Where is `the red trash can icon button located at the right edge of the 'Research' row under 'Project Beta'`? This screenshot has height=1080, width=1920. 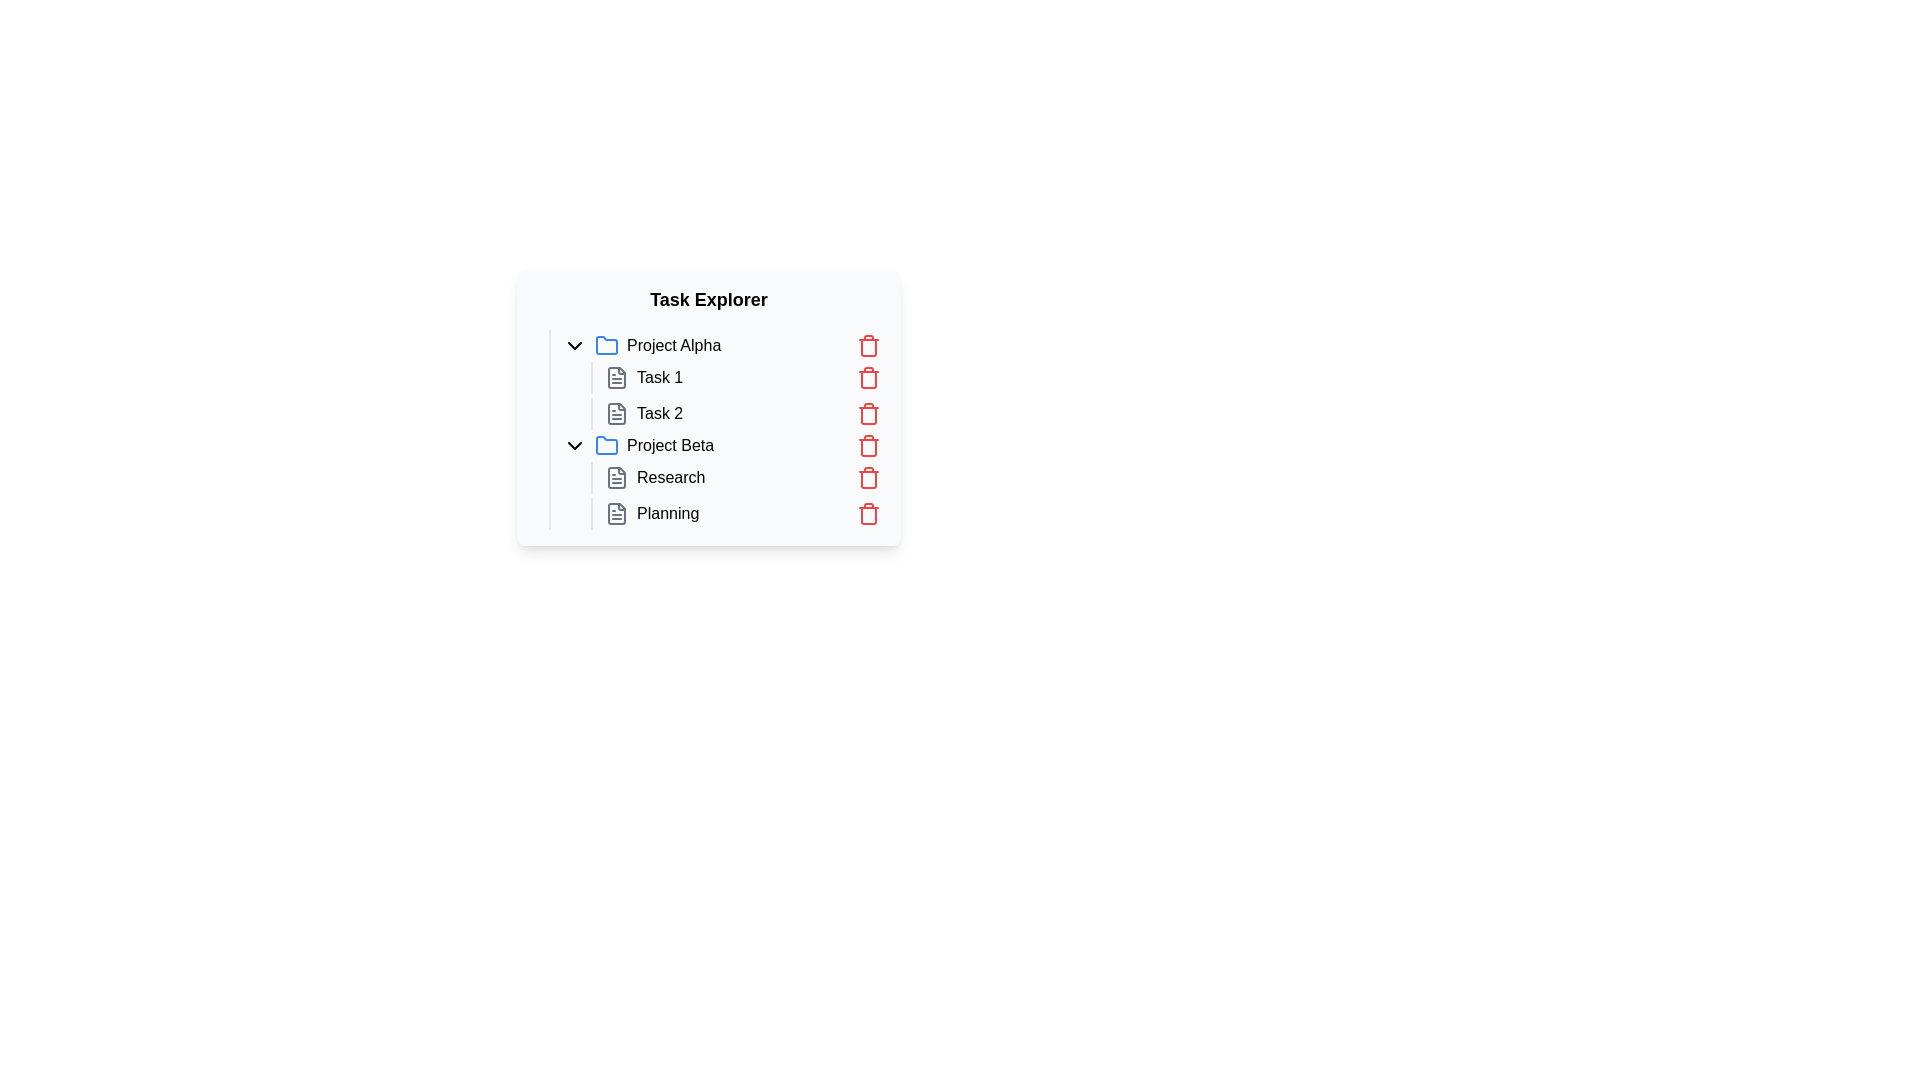
the red trash can icon button located at the right edge of the 'Research' row under 'Project Beta' is located at coordinates (868, 478).